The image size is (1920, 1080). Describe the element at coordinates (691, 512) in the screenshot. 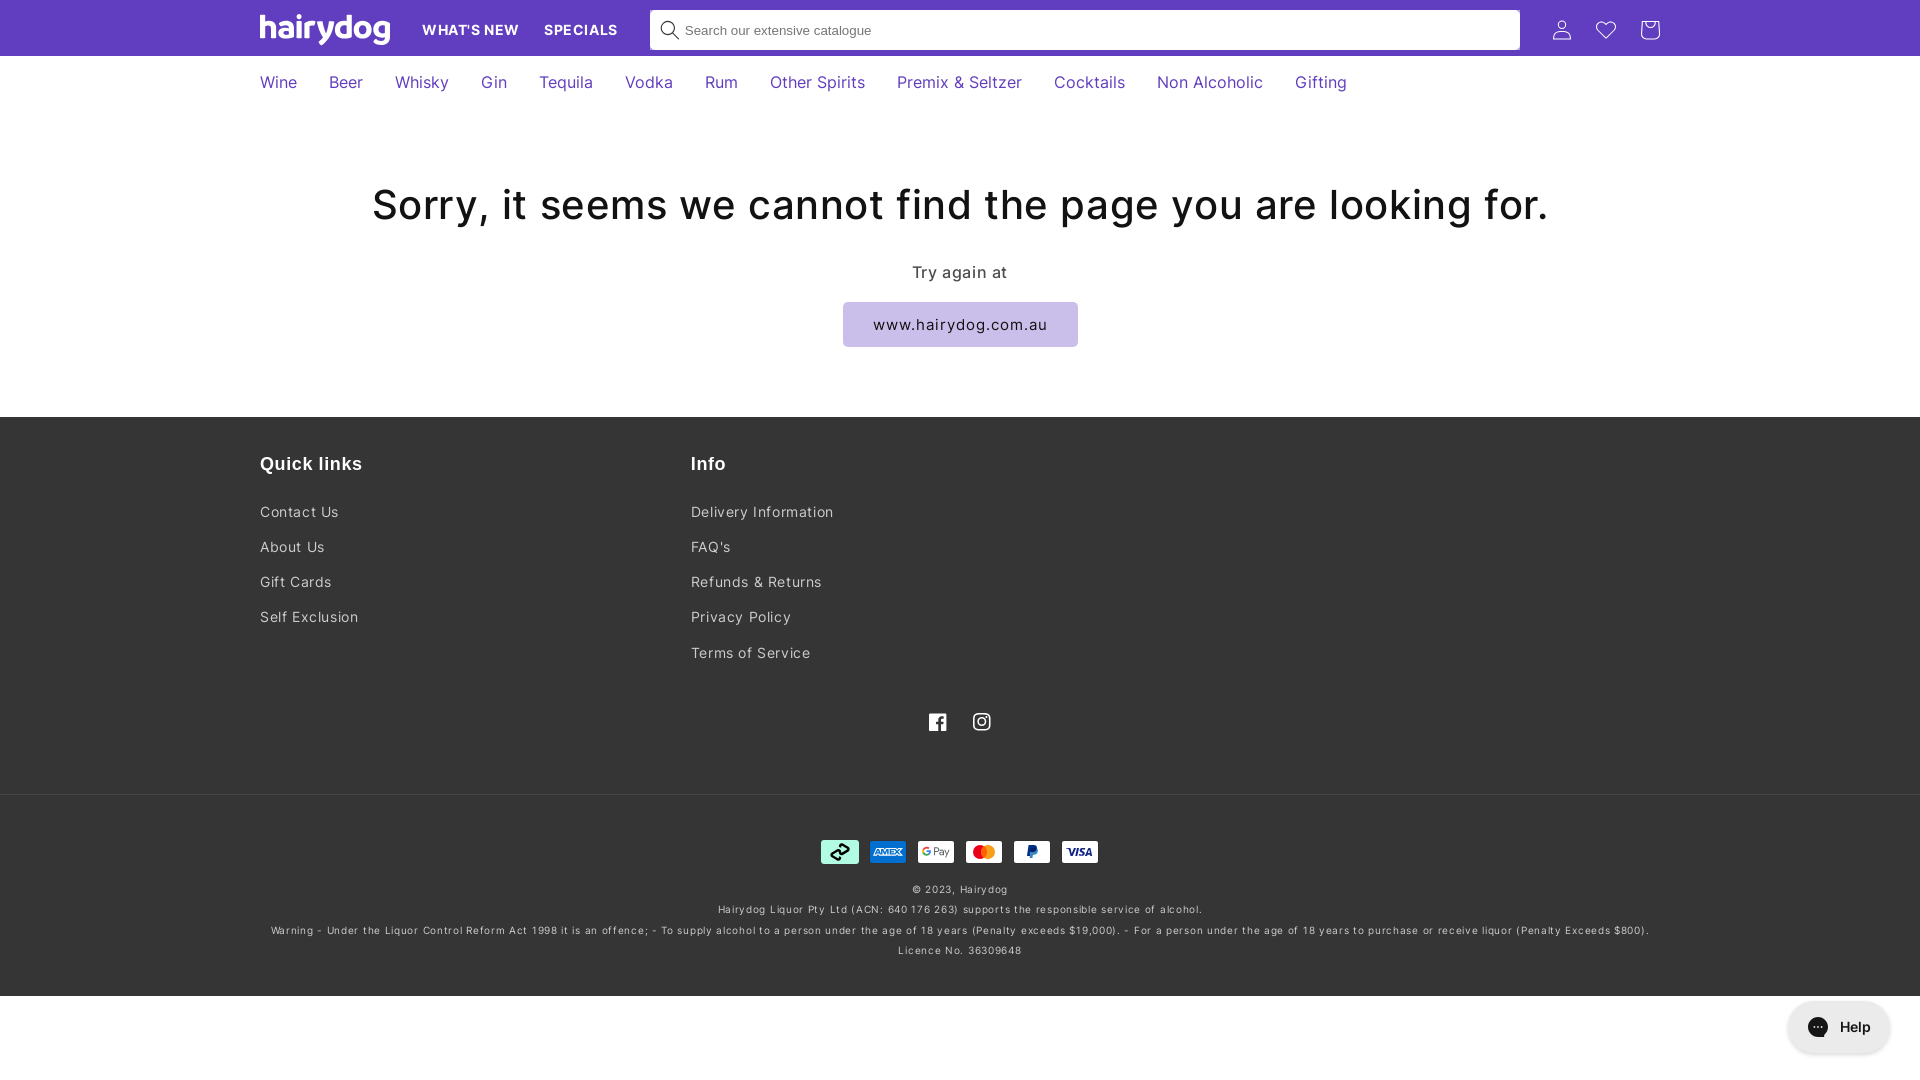

I see `'Delivery Information'` at that location.